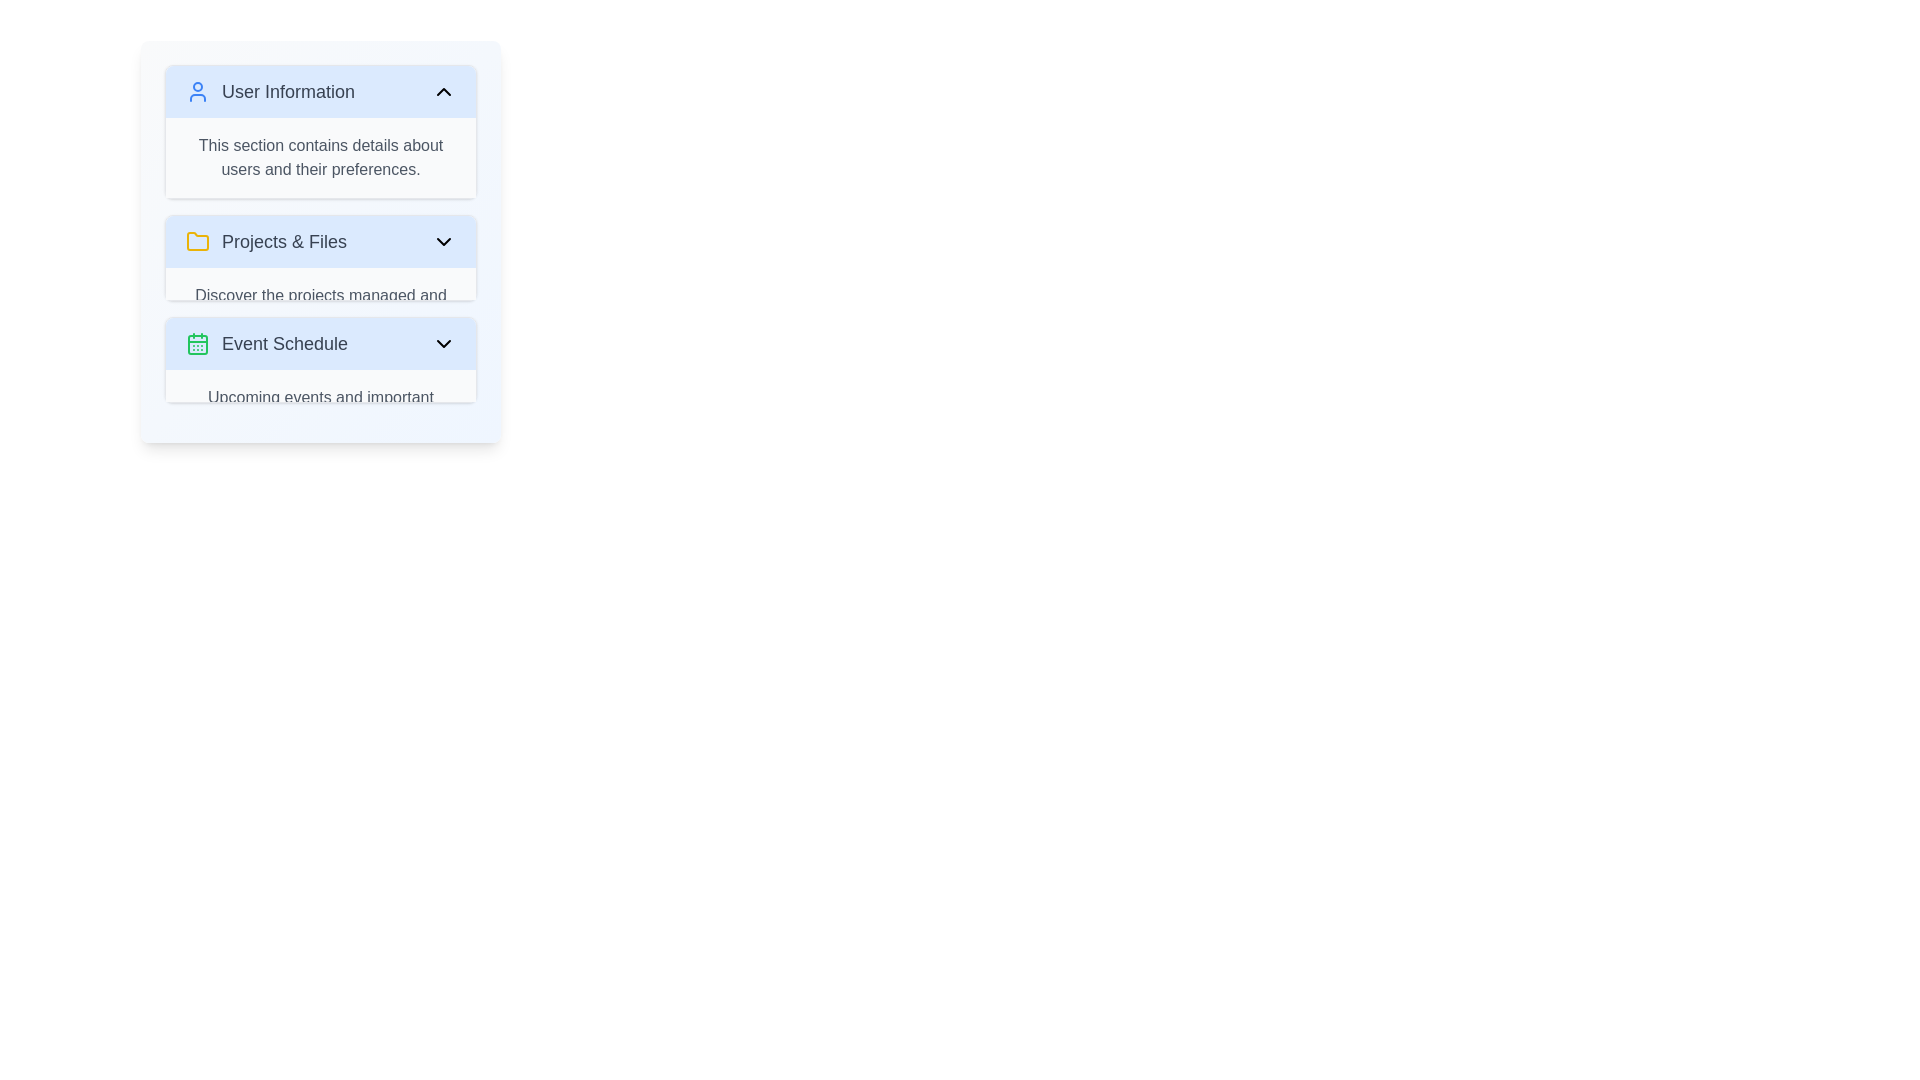 Image resolution: width=1920 pixels, height=1080 pixels. What do you see at coordinates (266, 342) in the screenshot?
I see `the 'Event Schedule' header with a calendar icon in the sidebar menu, which is the third item in the list and has a light blue background` at bounding box center [266, 342].